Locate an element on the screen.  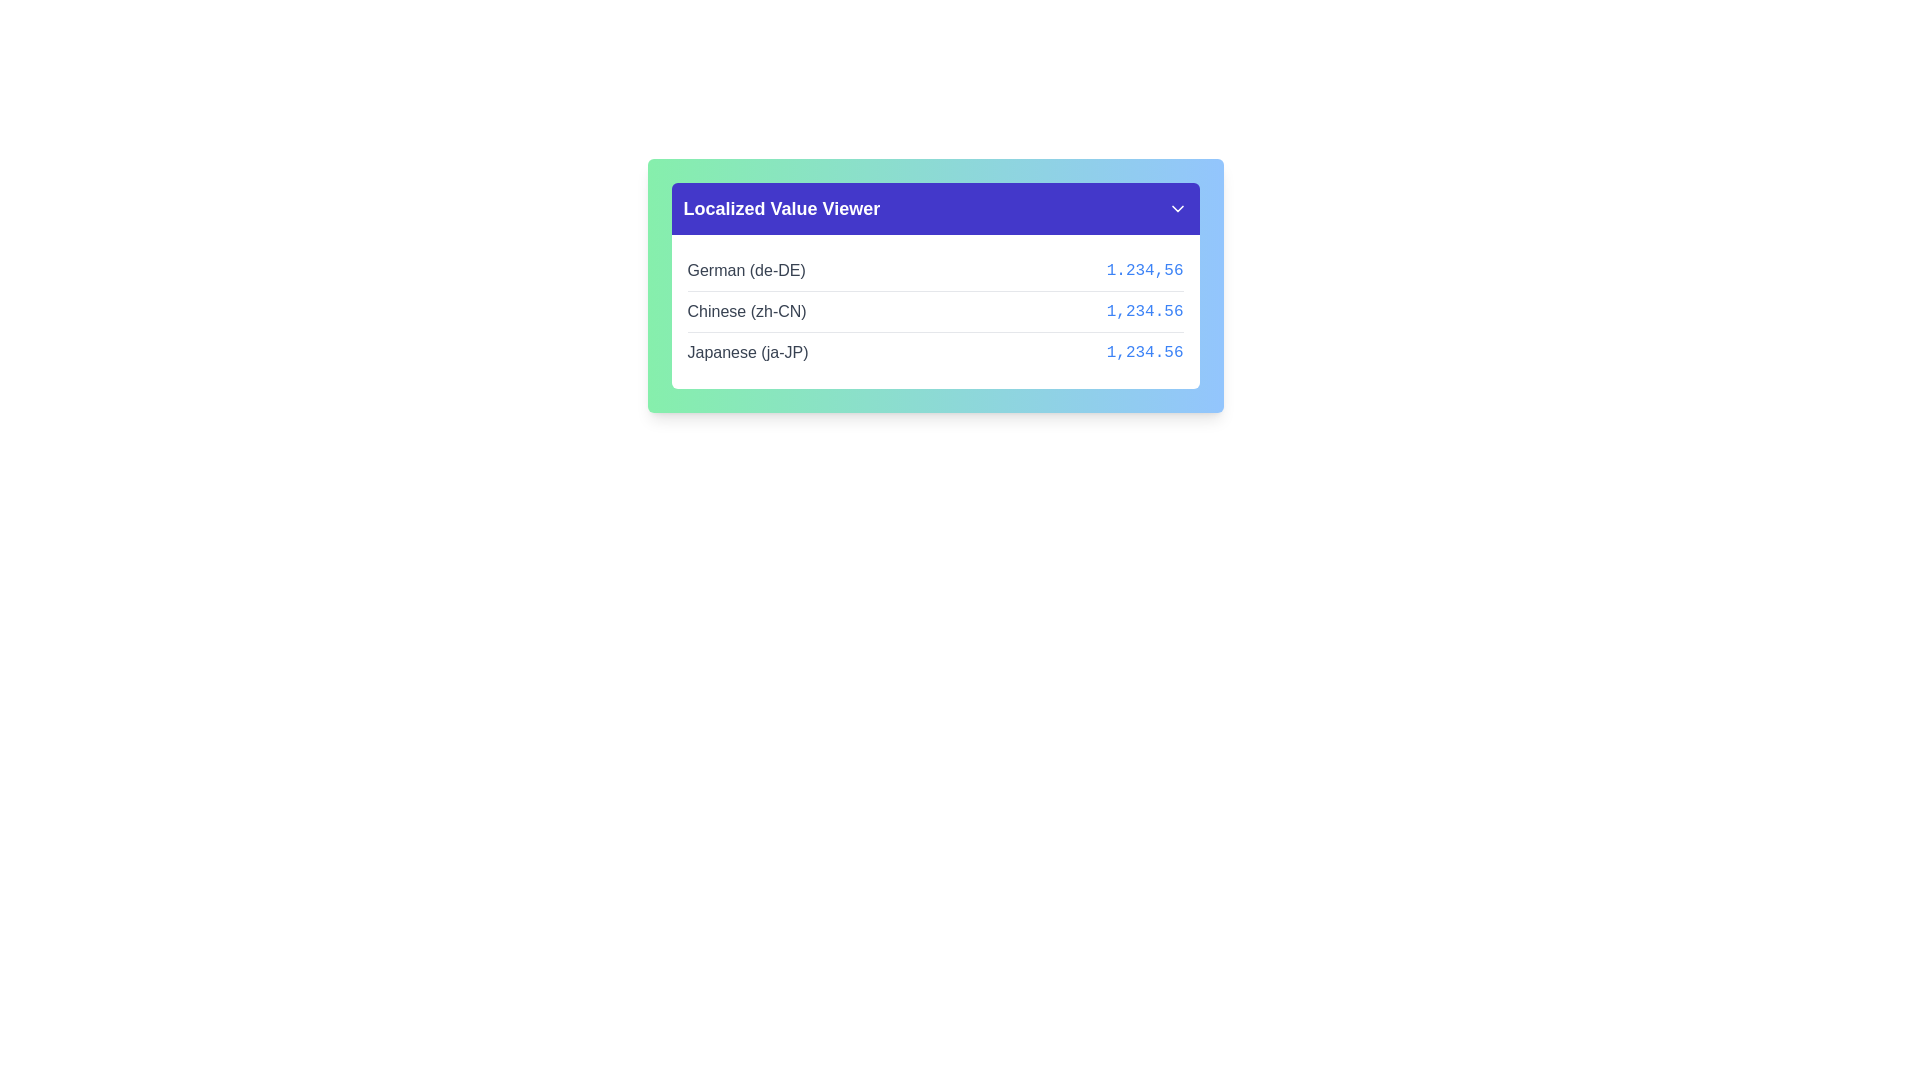
the static text displaying a formatted numerical value located on the third row of the table under the 'Localized Value Viewer' panel, adjacent to 'Japanese (ja-JP)' is located at coordinates (1145, 352).